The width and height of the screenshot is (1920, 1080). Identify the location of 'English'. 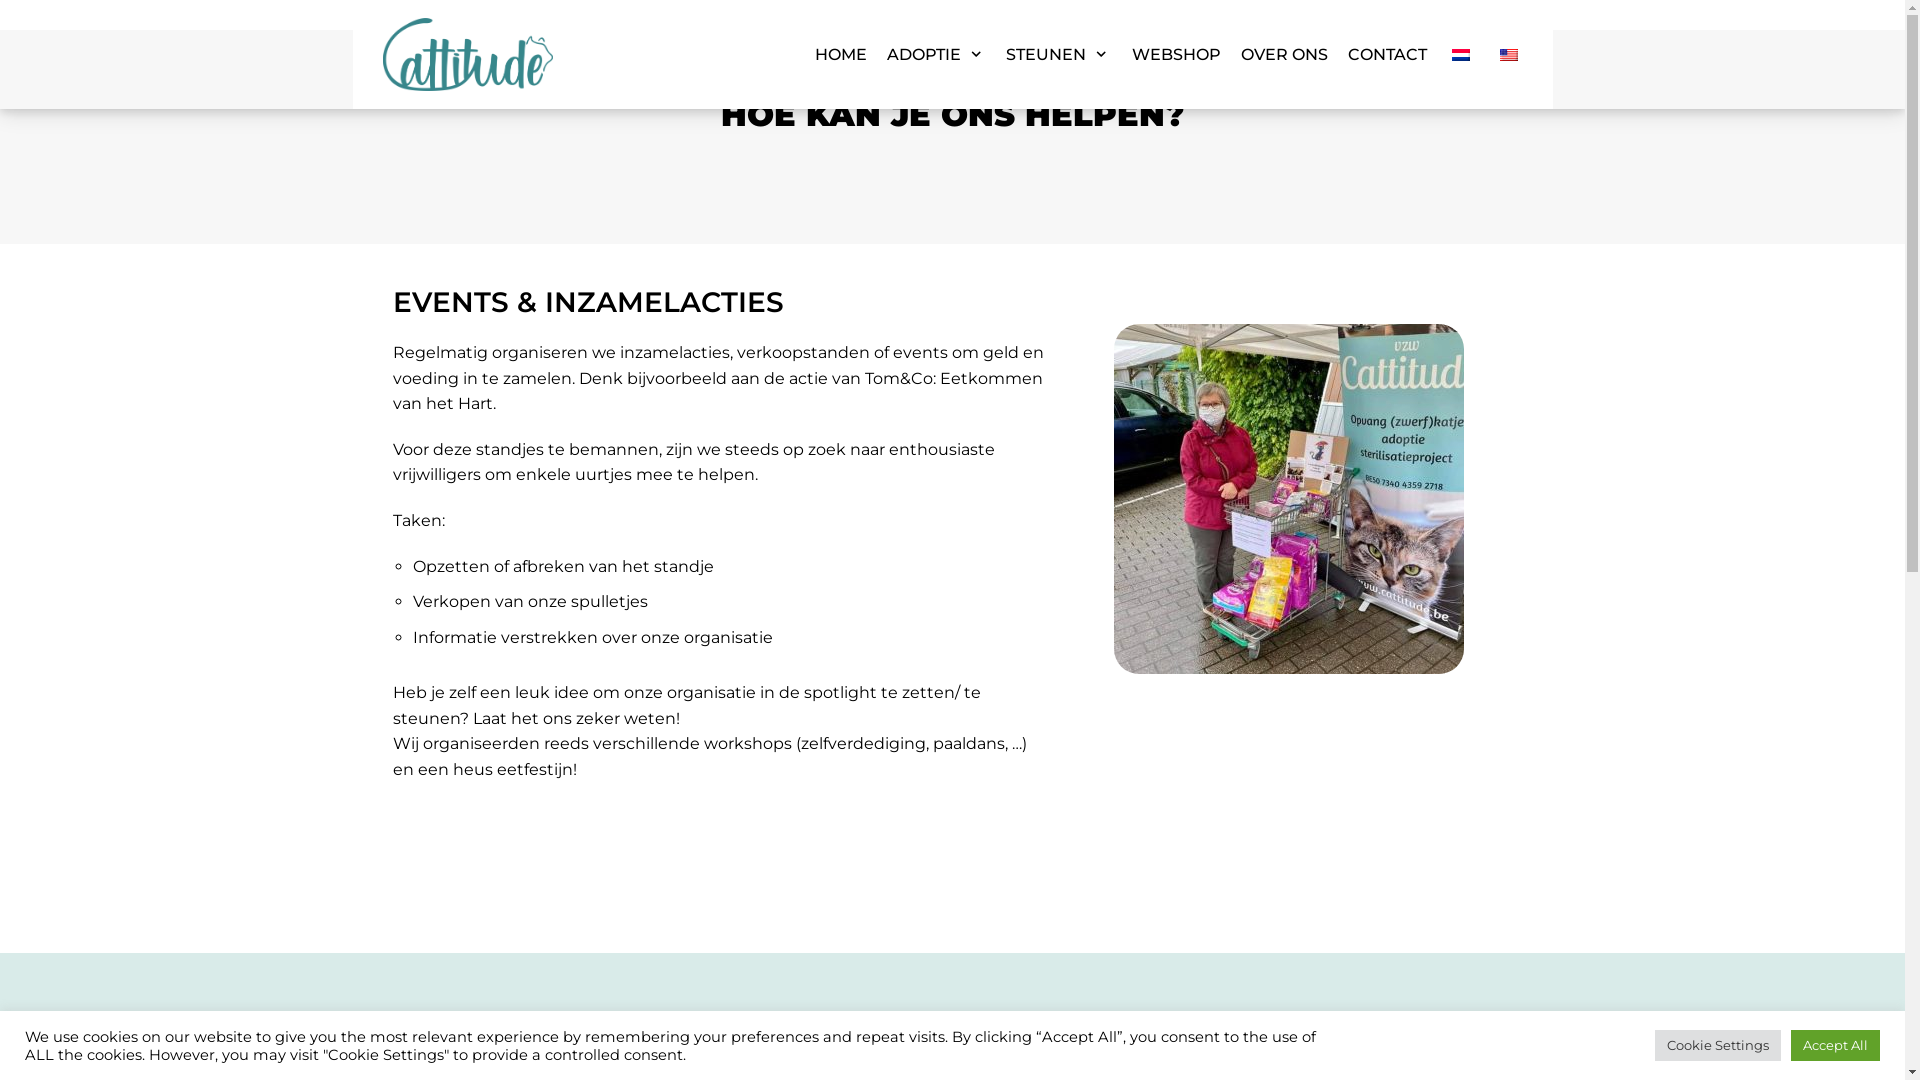
(1508, 53).